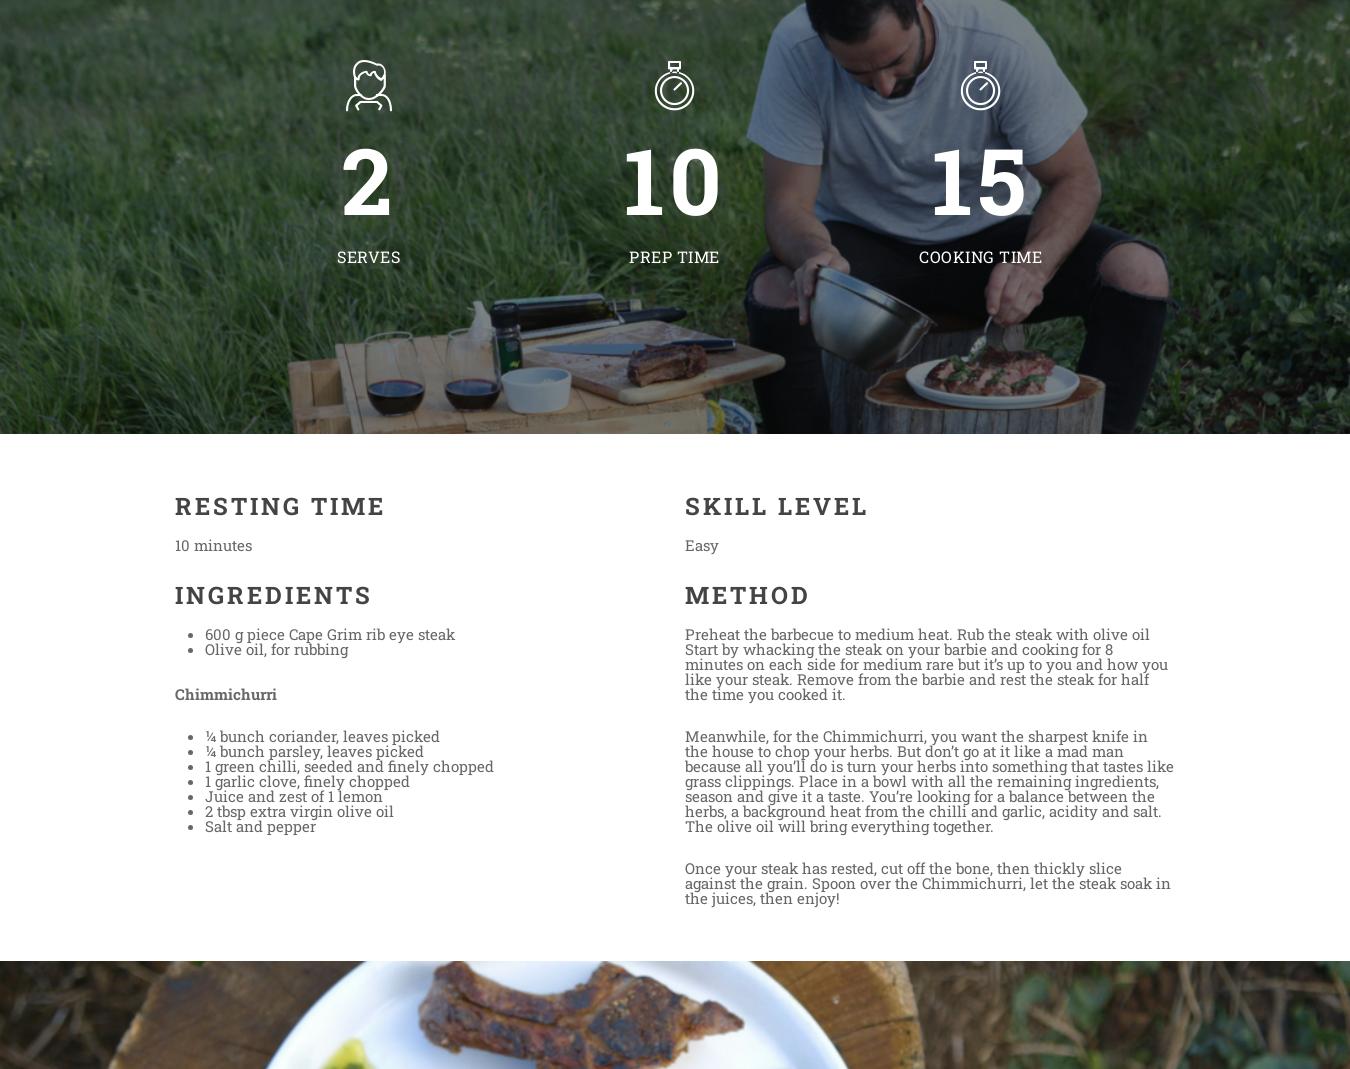  What do you see at coordinates (306, 781) in the screenshot?
I see `'1 garlic clove, finely chopped'` at bounding box center [306, 781].